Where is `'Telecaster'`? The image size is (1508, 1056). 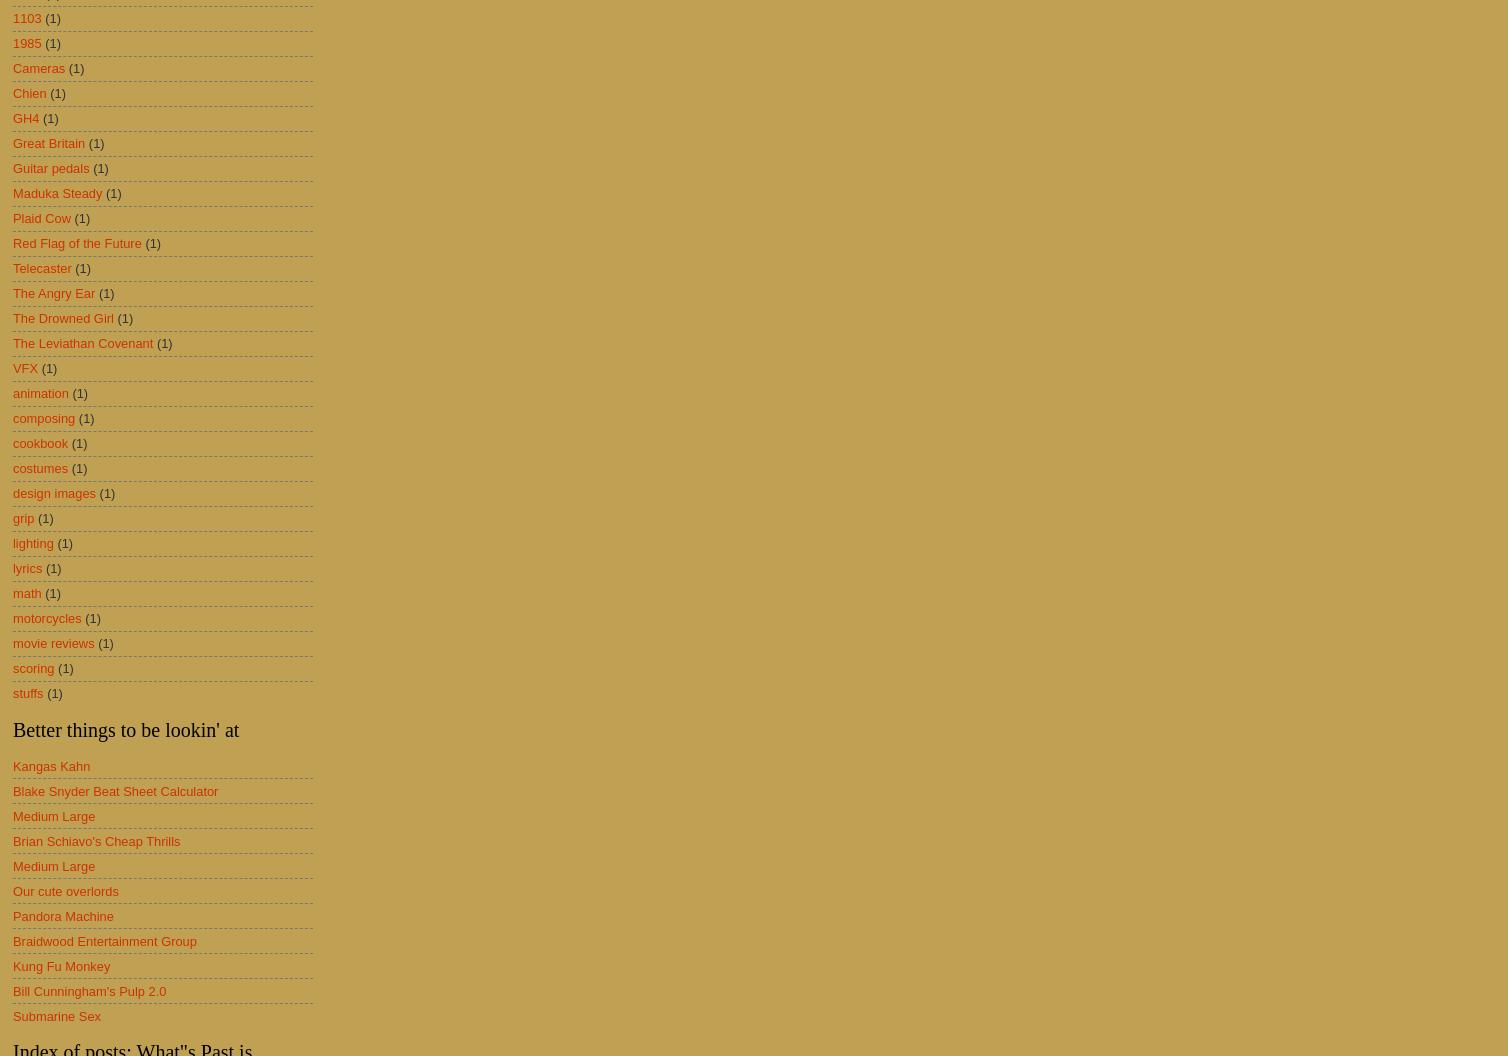 'Telecaster' is located at coordinates (42, 268).